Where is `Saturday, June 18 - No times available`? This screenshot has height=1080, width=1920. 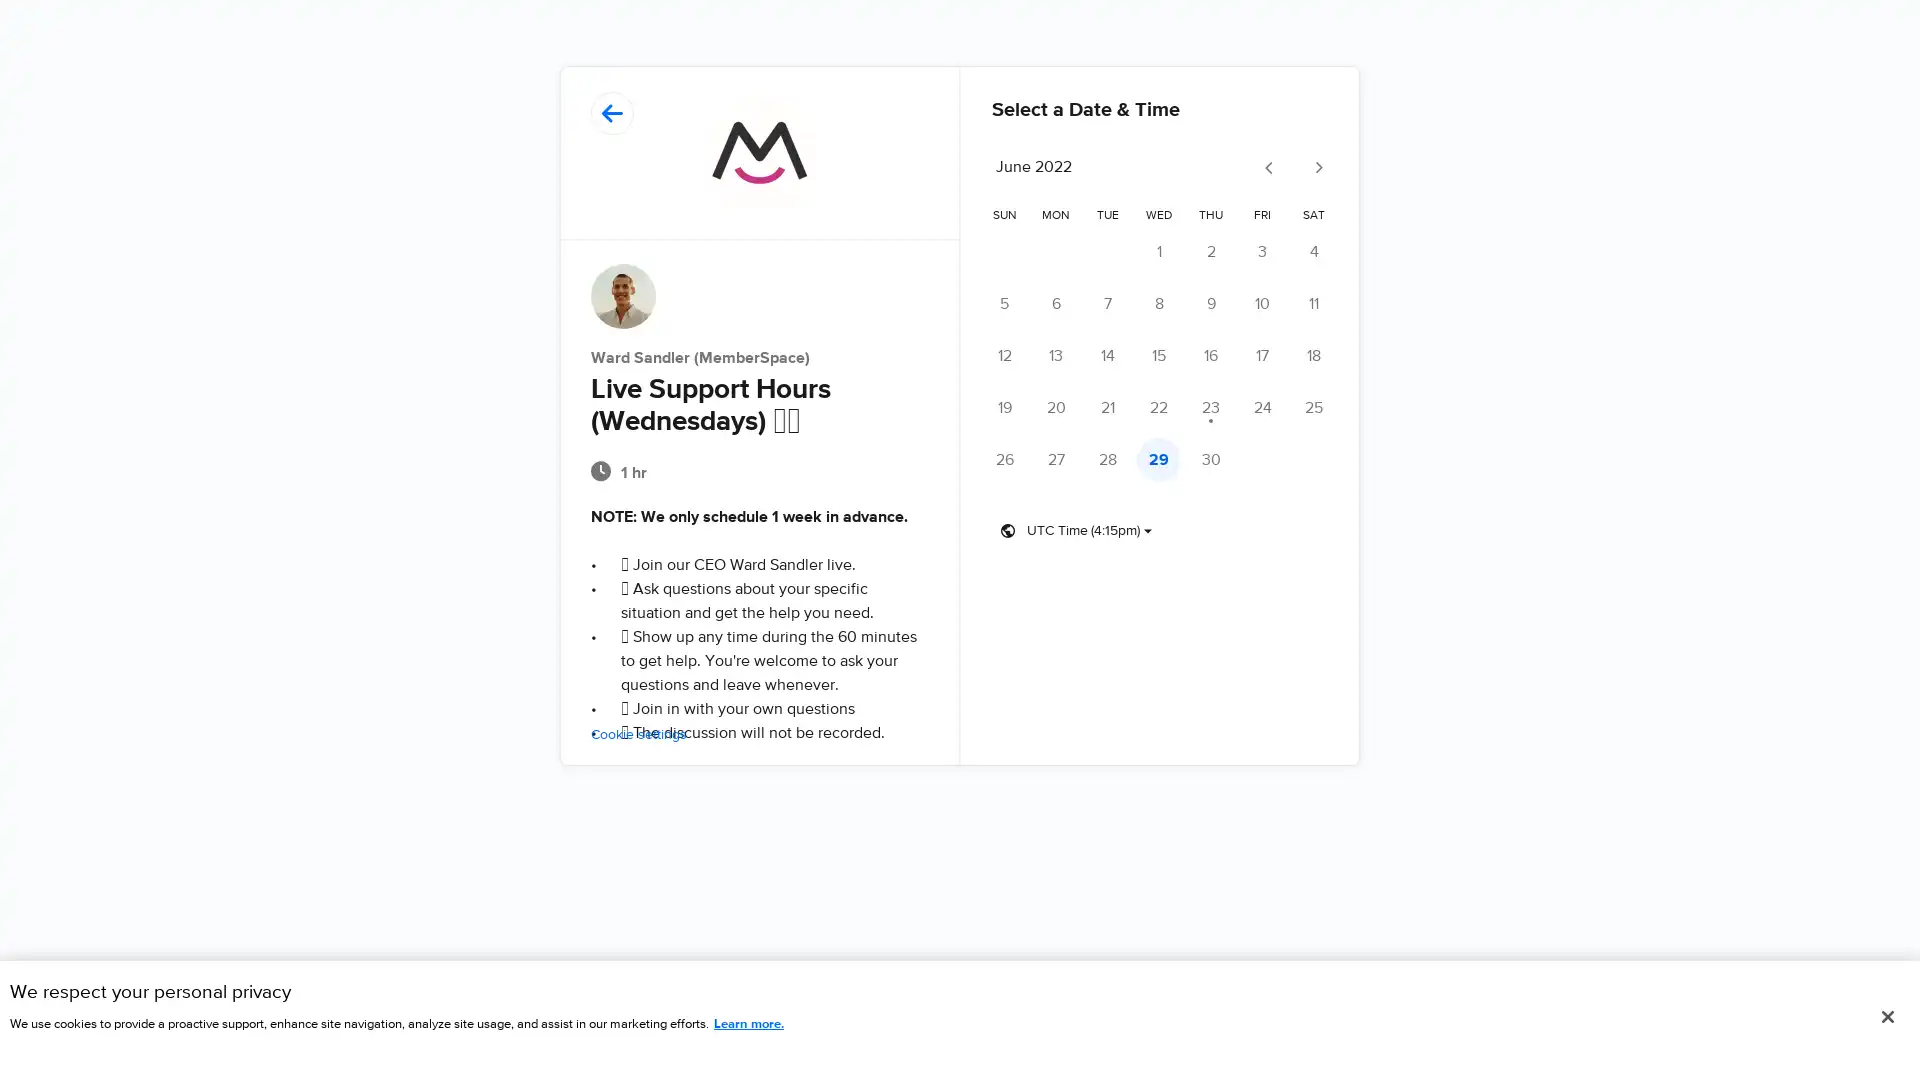
Saturday, June 18 - No times available is located at coordinates (1314, 354).